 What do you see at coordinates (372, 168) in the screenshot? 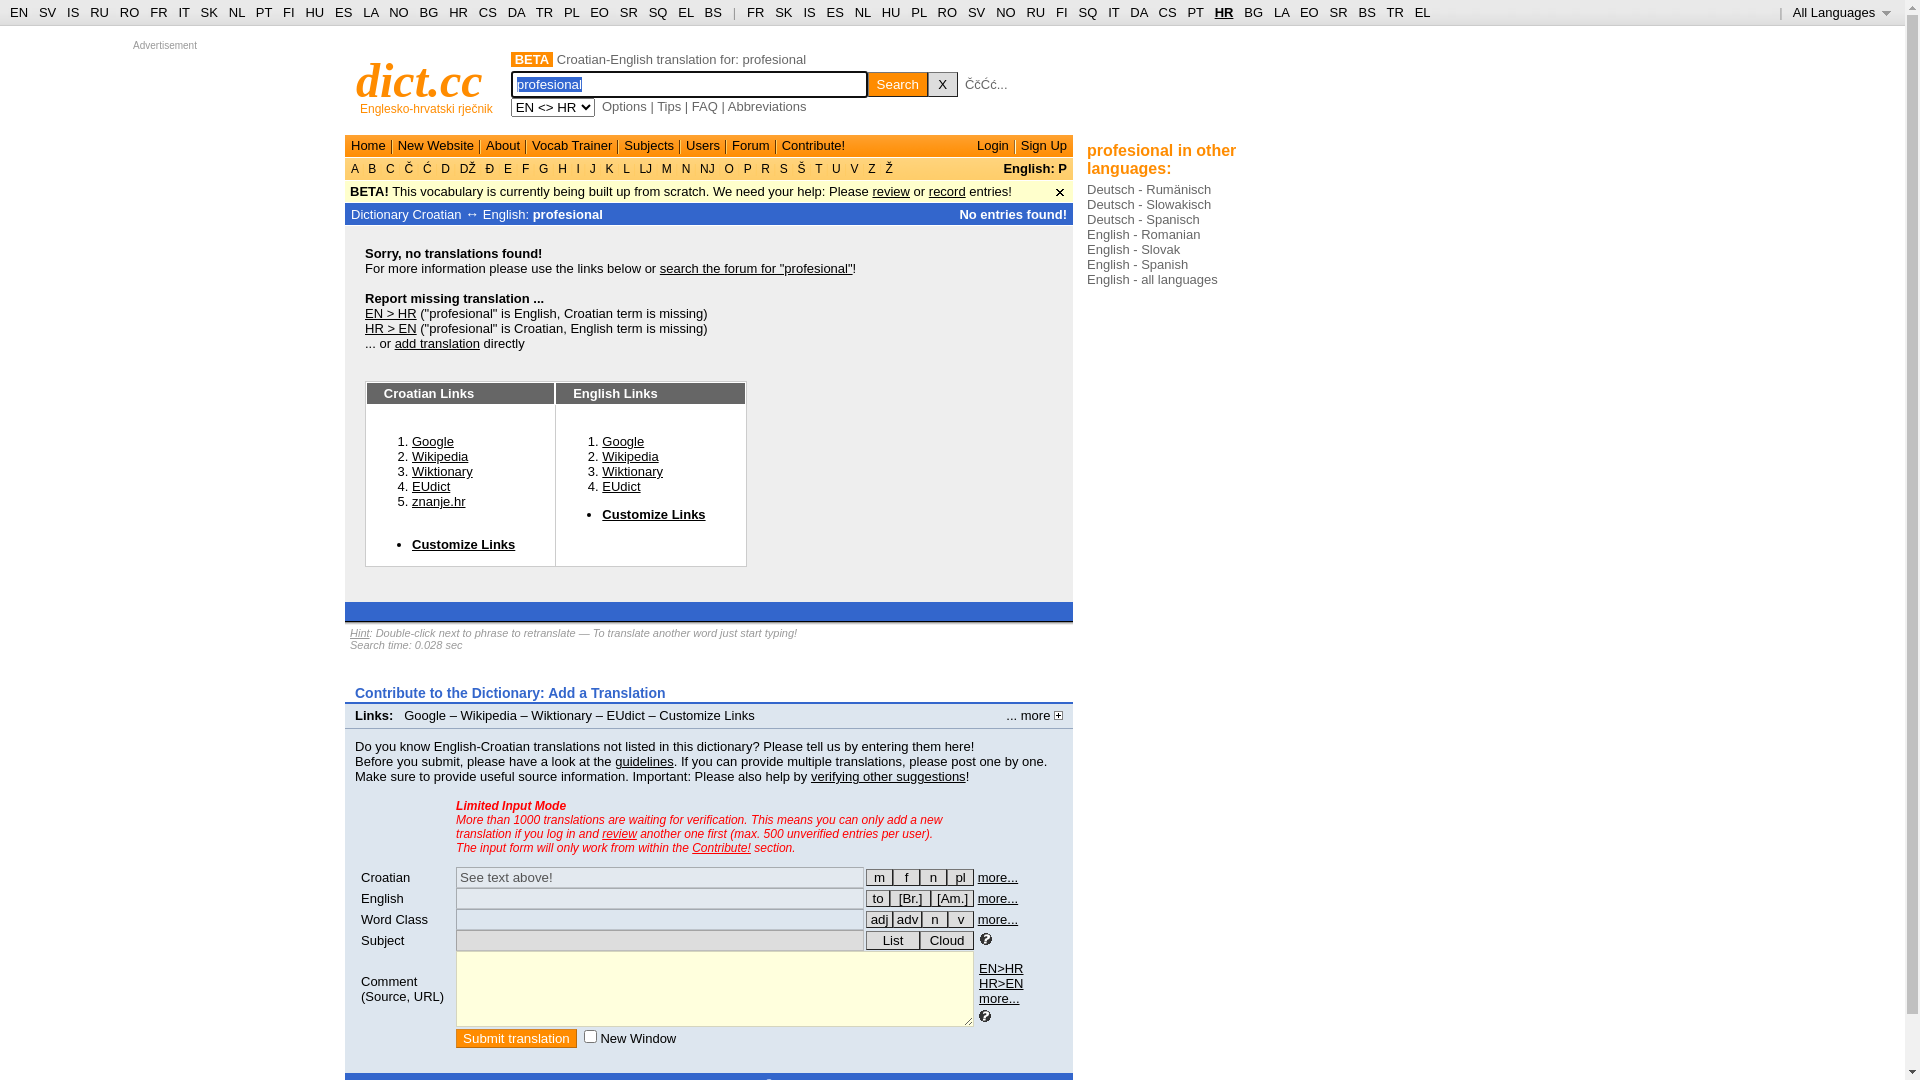
I see `'B'` at bounding box center [372, 168].